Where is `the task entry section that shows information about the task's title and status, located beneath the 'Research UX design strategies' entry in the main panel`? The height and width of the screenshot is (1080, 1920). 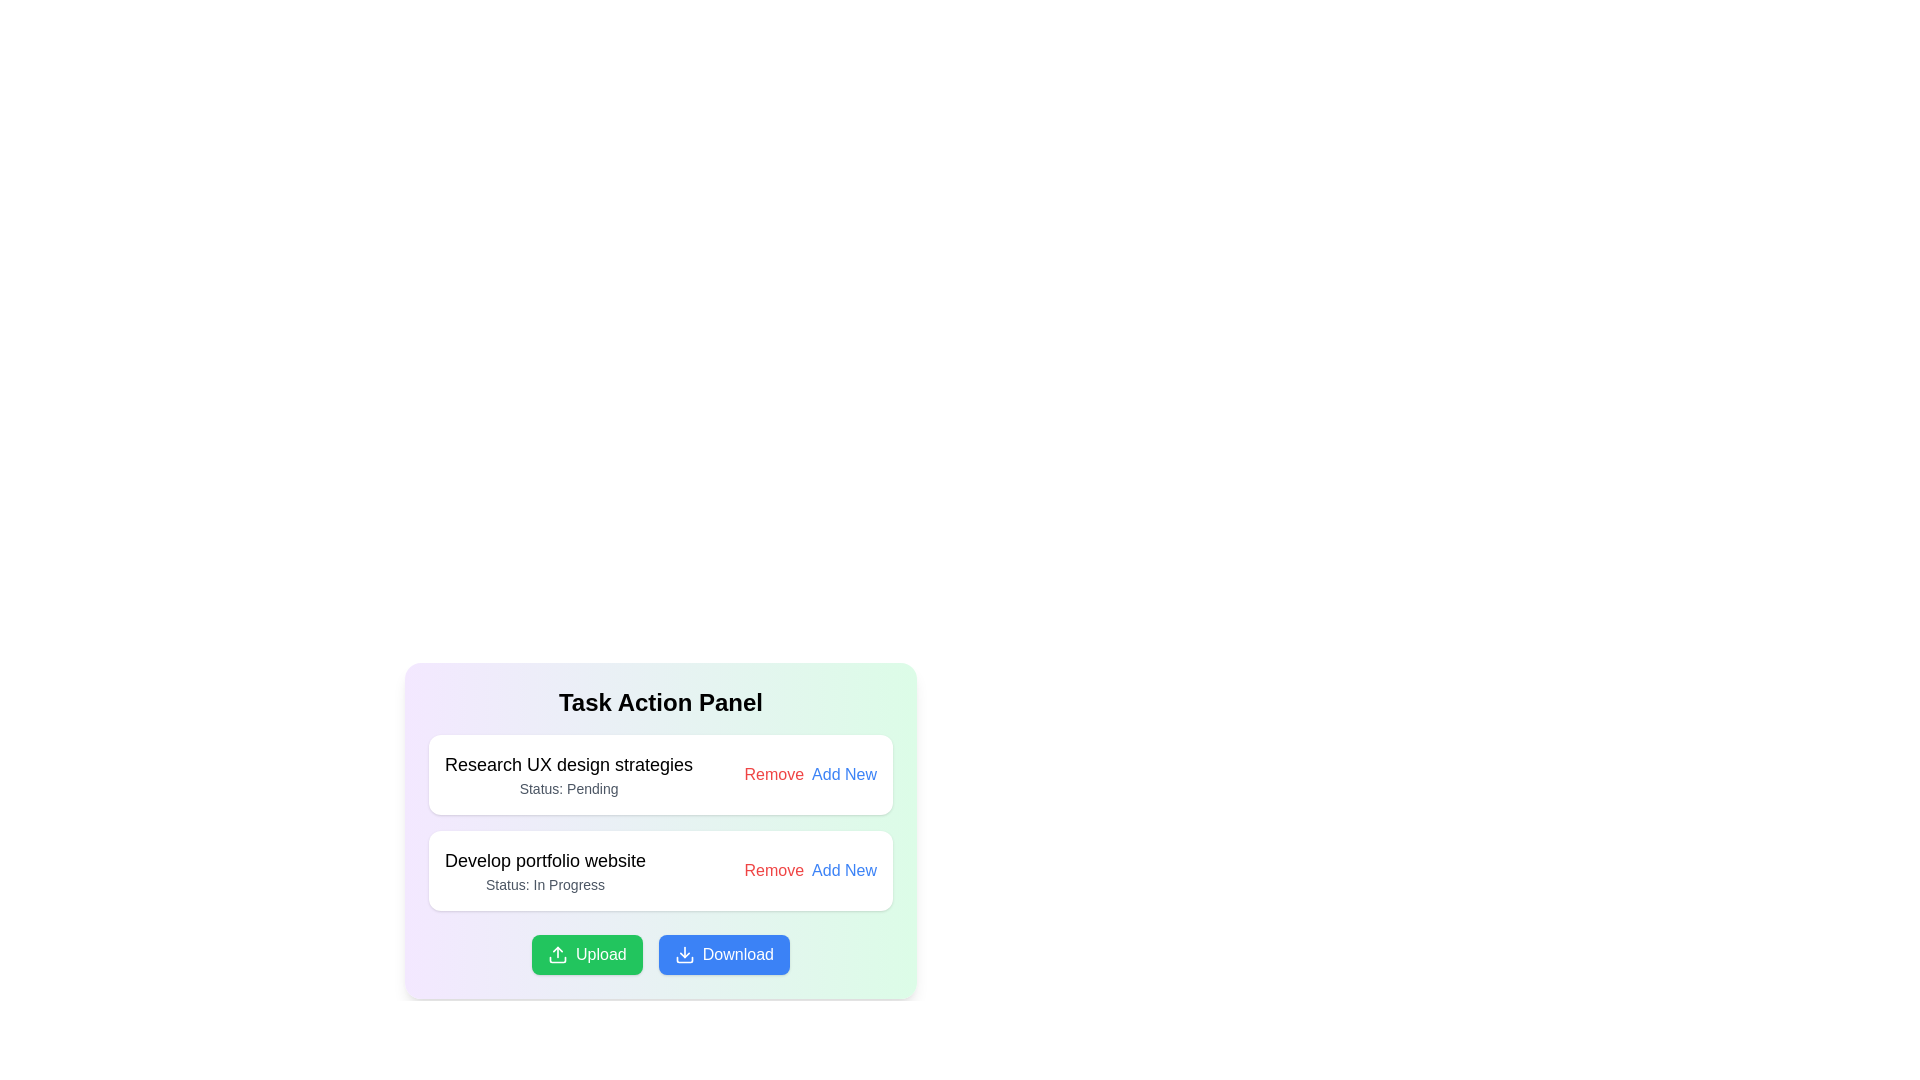
the task entry section that shows information about the task's title and status, located beneath the 'Research UX design strategies' entry in the main panel is located at coordinates (661, 870).